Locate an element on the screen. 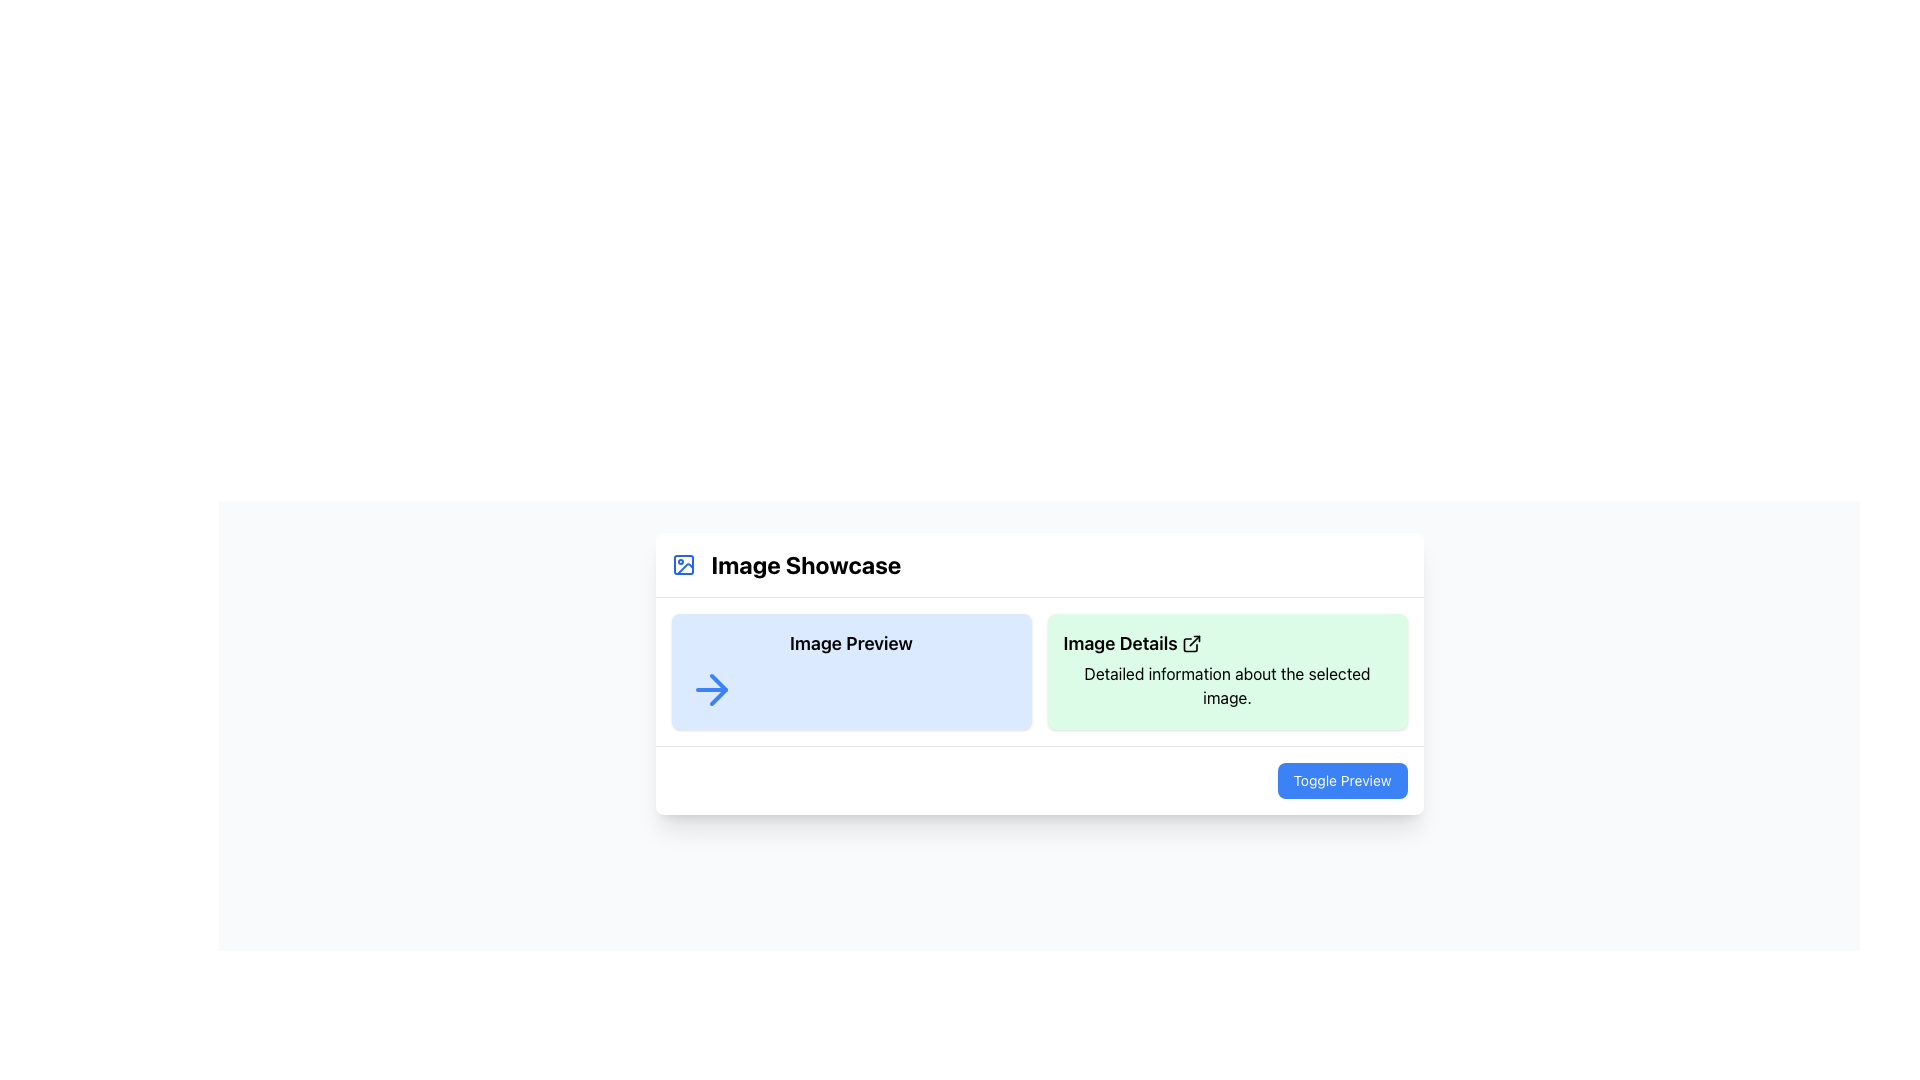  the 'Image Preview' text label which is styled with a bold font and a large size, located within a light blue rectangular background is located at coordinates (851, 644).